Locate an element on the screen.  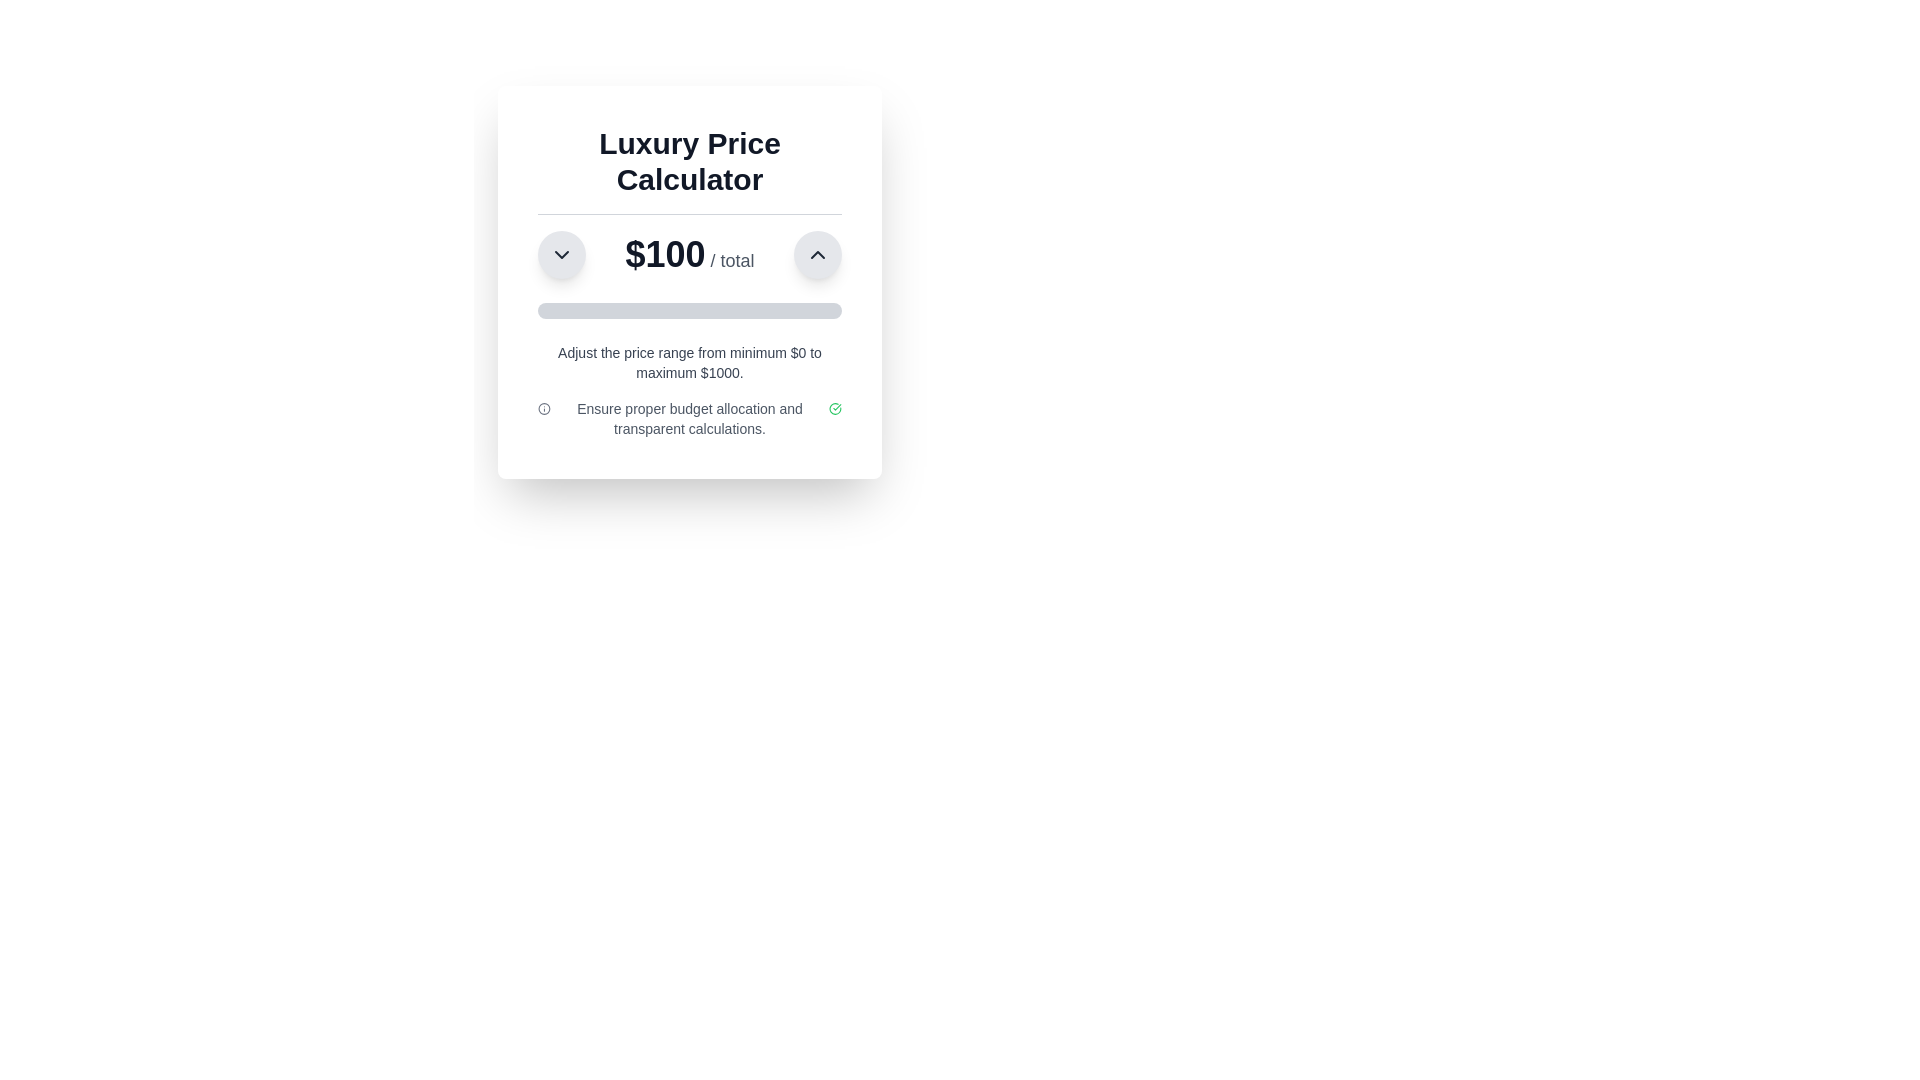
the price range is located at coordinates (747, 311).